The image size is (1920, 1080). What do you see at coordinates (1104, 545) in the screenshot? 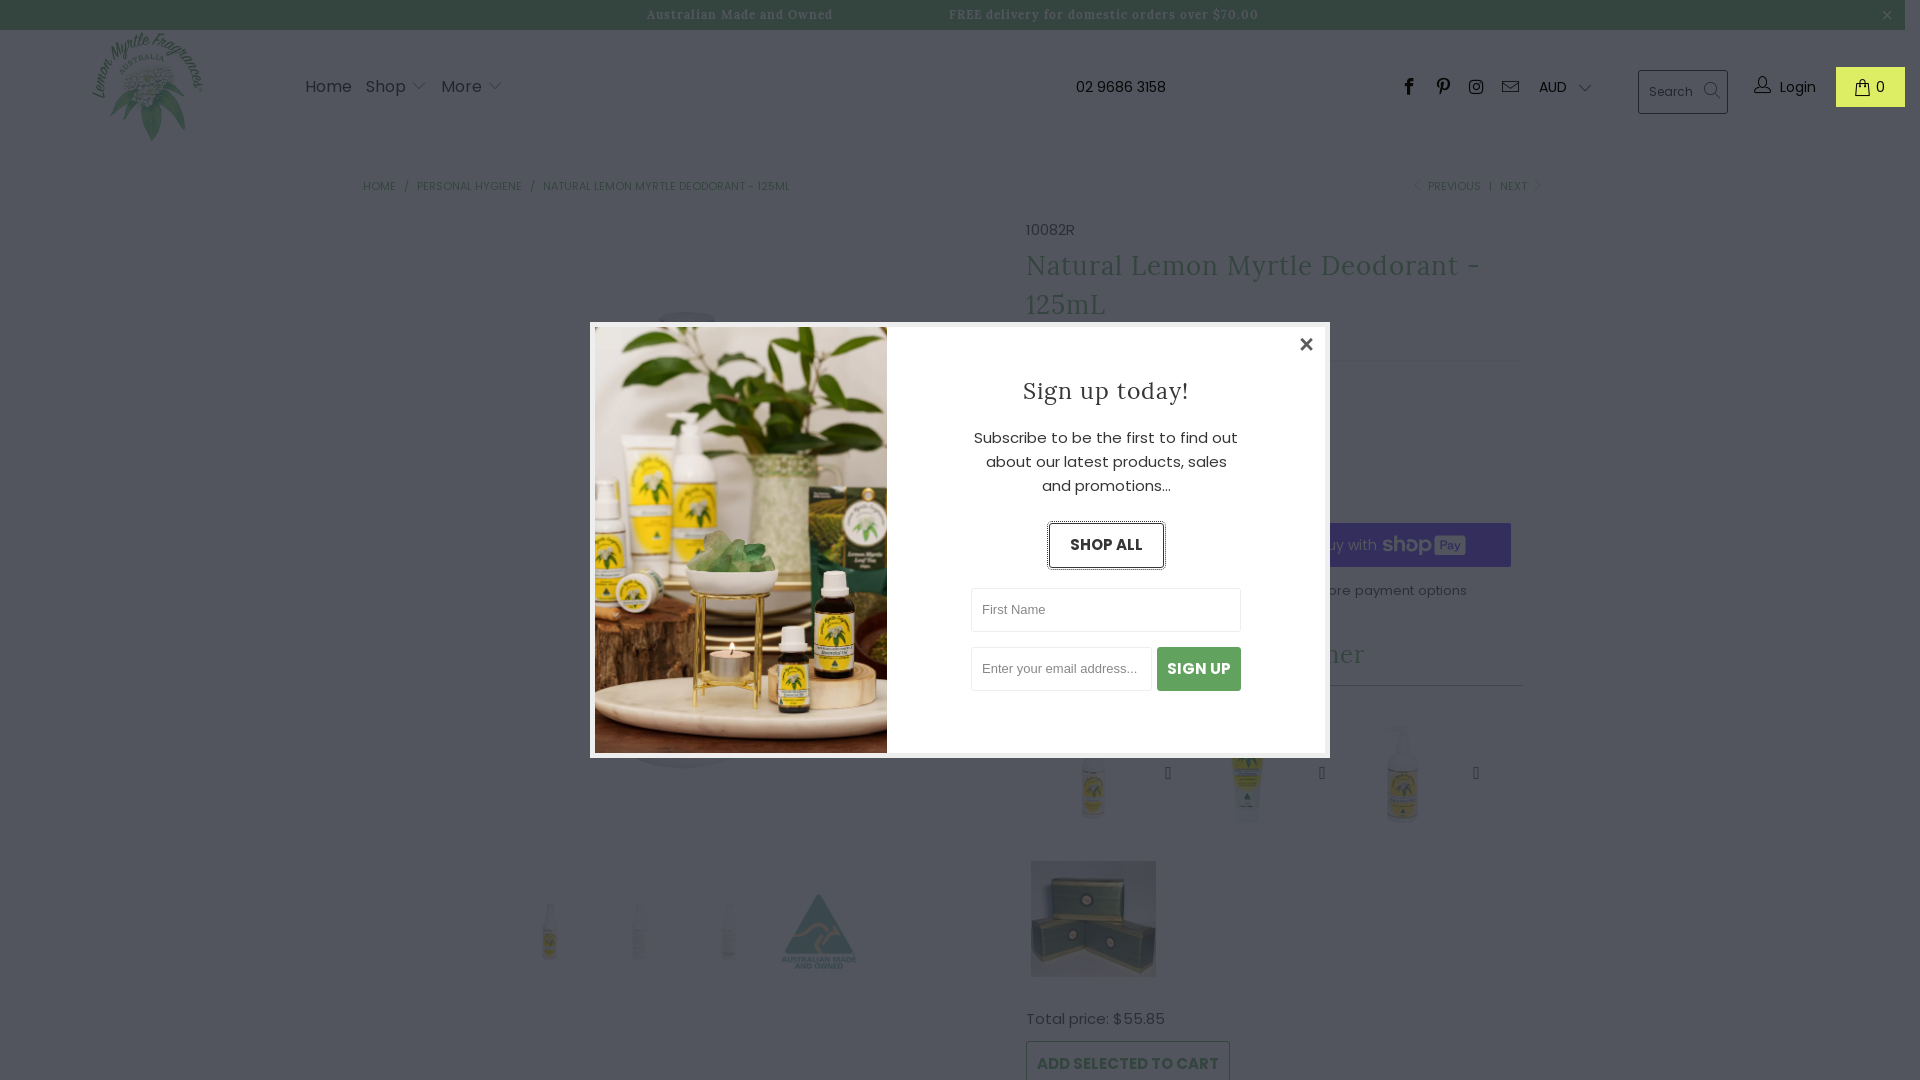
I see `'SHOP ALL'` at bounding box center [1104, 545].